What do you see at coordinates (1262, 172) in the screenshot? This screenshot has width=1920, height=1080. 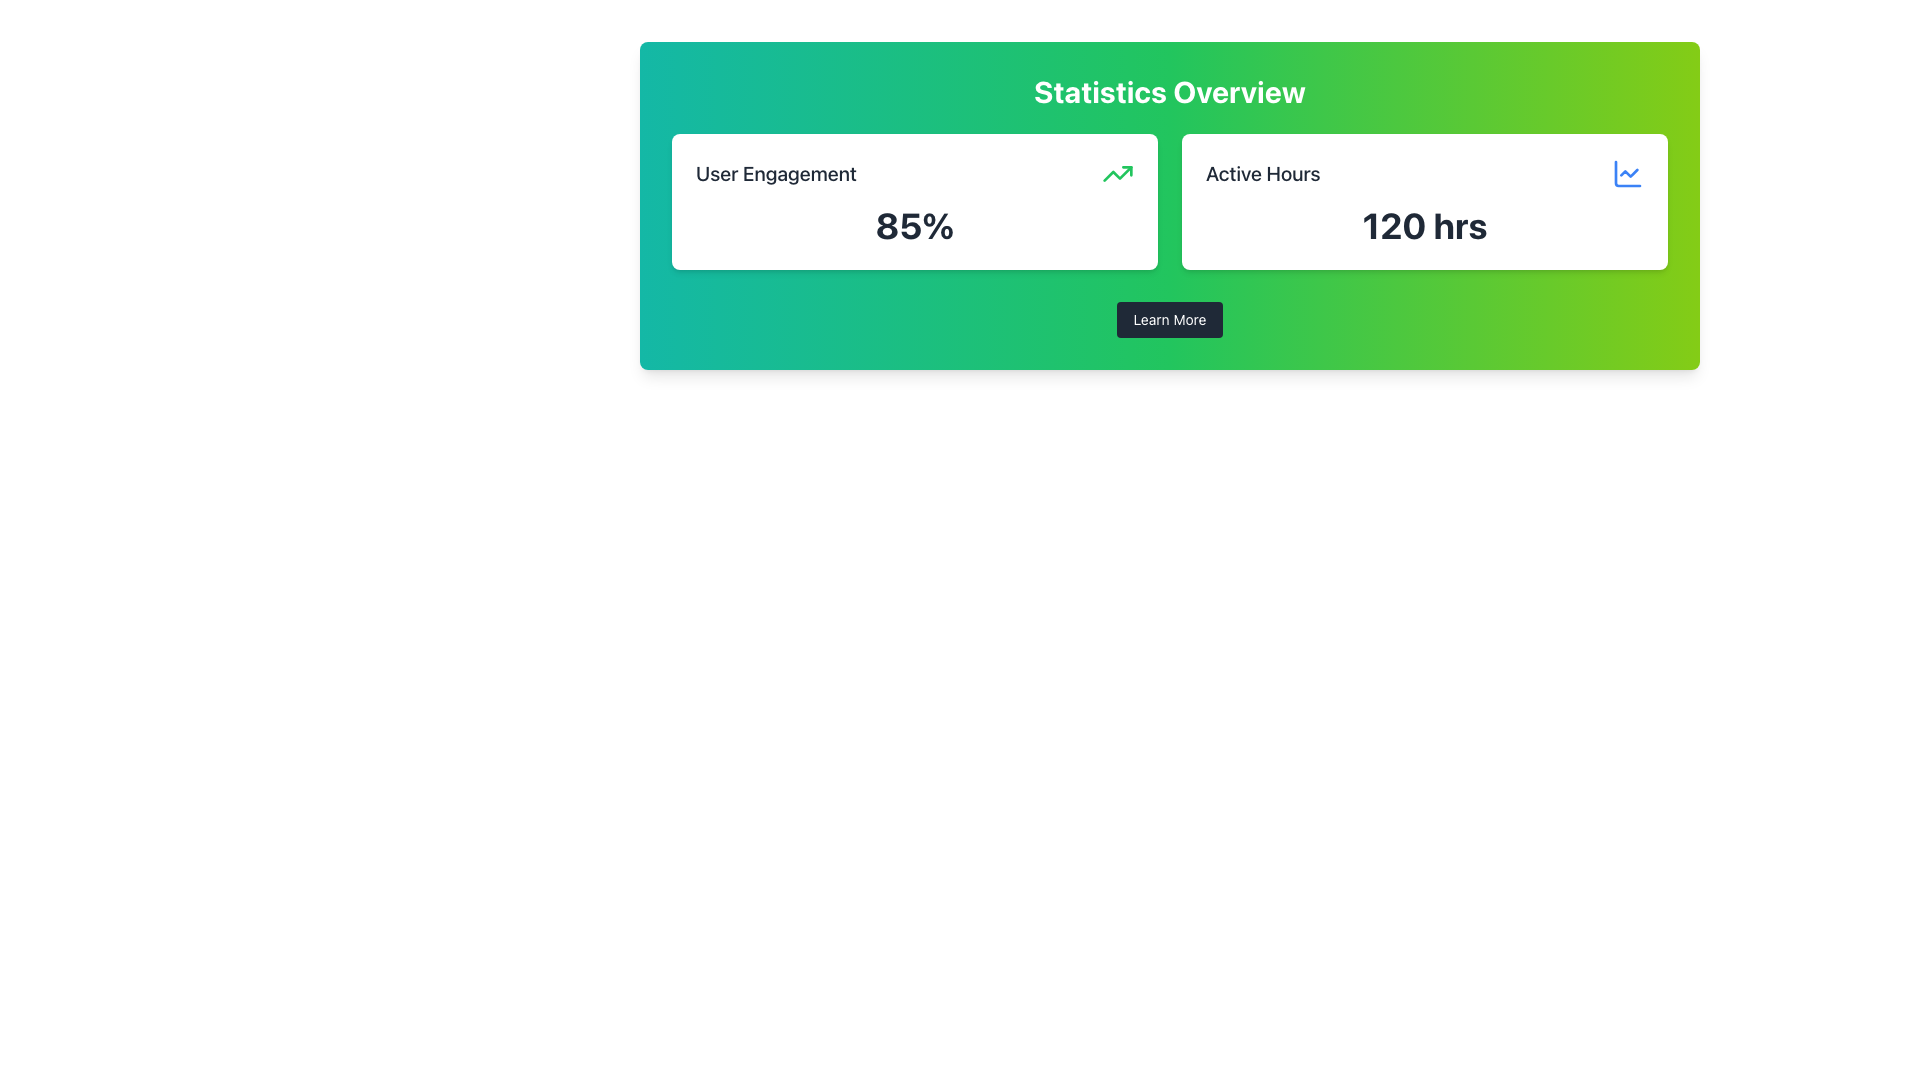 I see `the text element that serves as a title for 'Active Hours', positioned to the left of the numeric value '120 hrs'` at bounding box center [1262, 172].